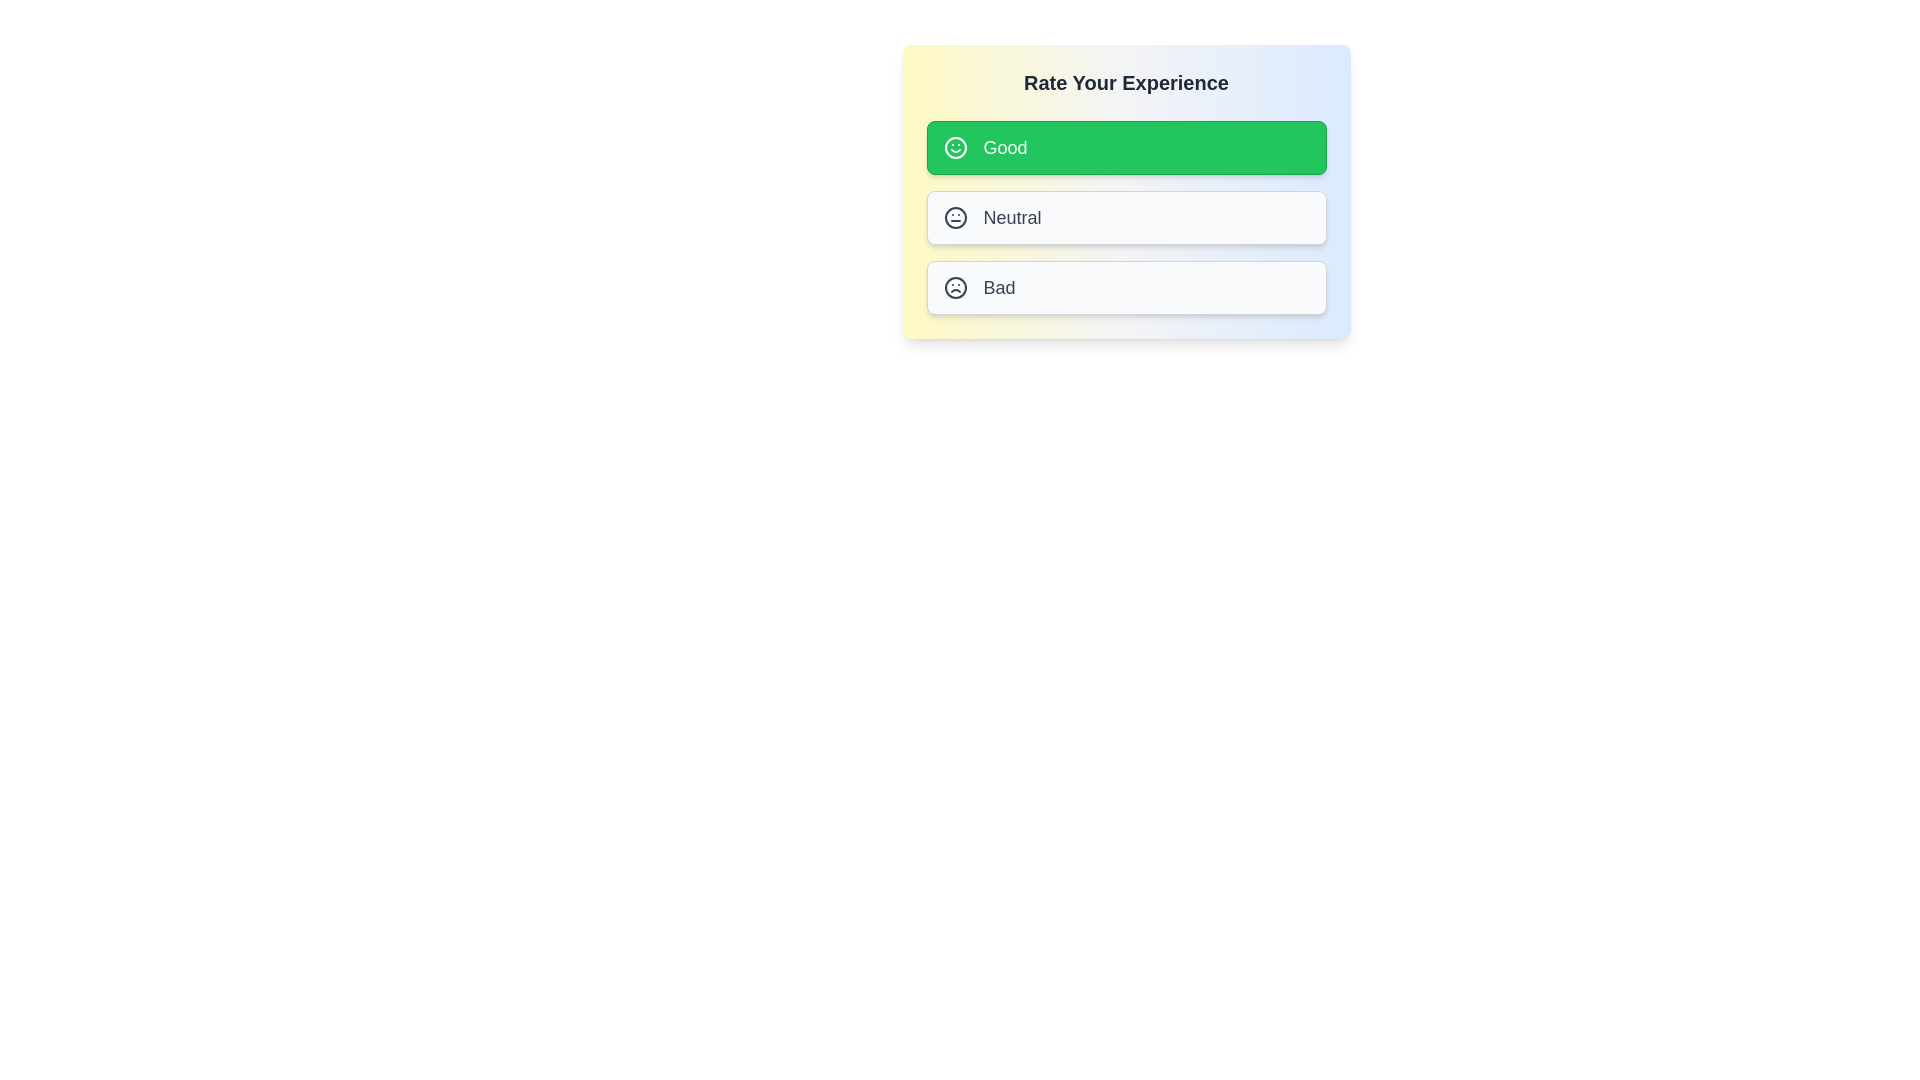 The width and height of the screenshot is (1920, 1080). Describe the element at coordinates (1126, 218) in the screenshot. I see `the rating option labeled Neutral by clicking on it` at that location.